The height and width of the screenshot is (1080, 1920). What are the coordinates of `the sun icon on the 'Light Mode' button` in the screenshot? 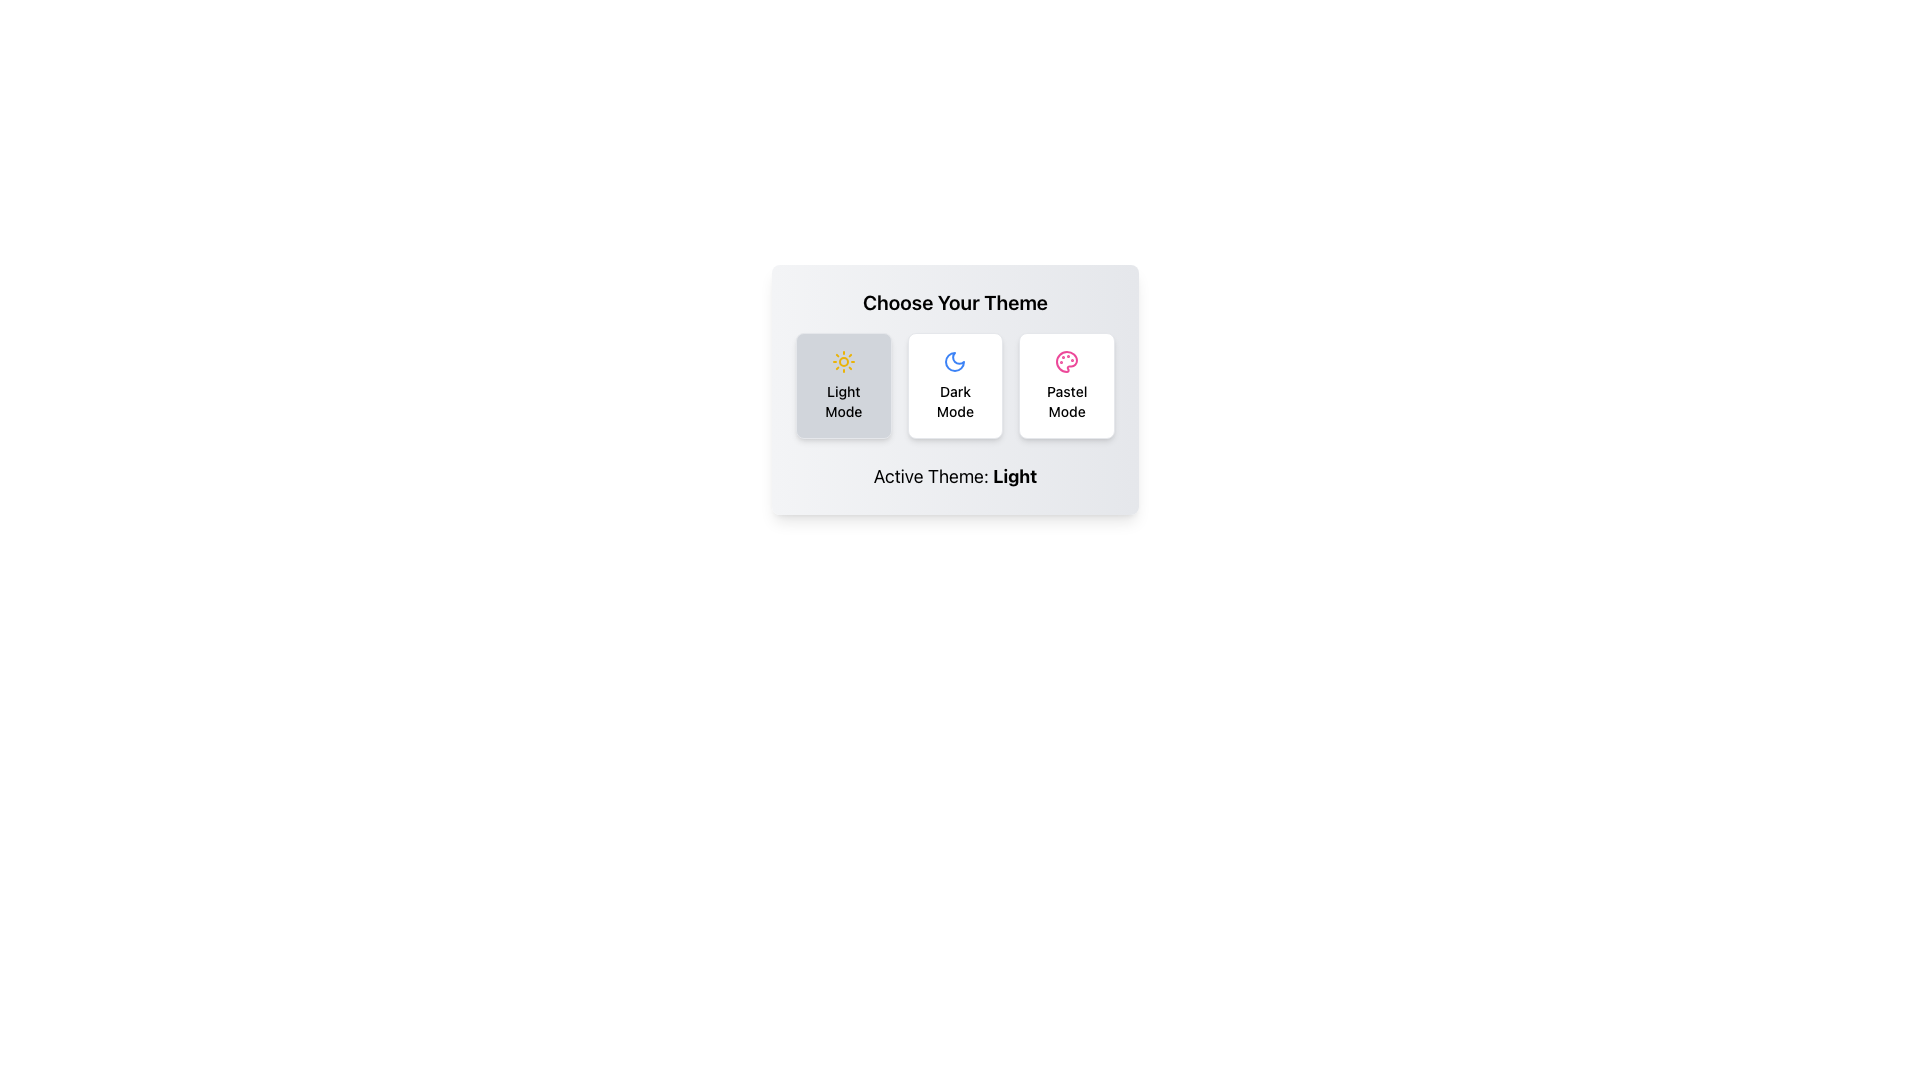 It's located at (843, 362).